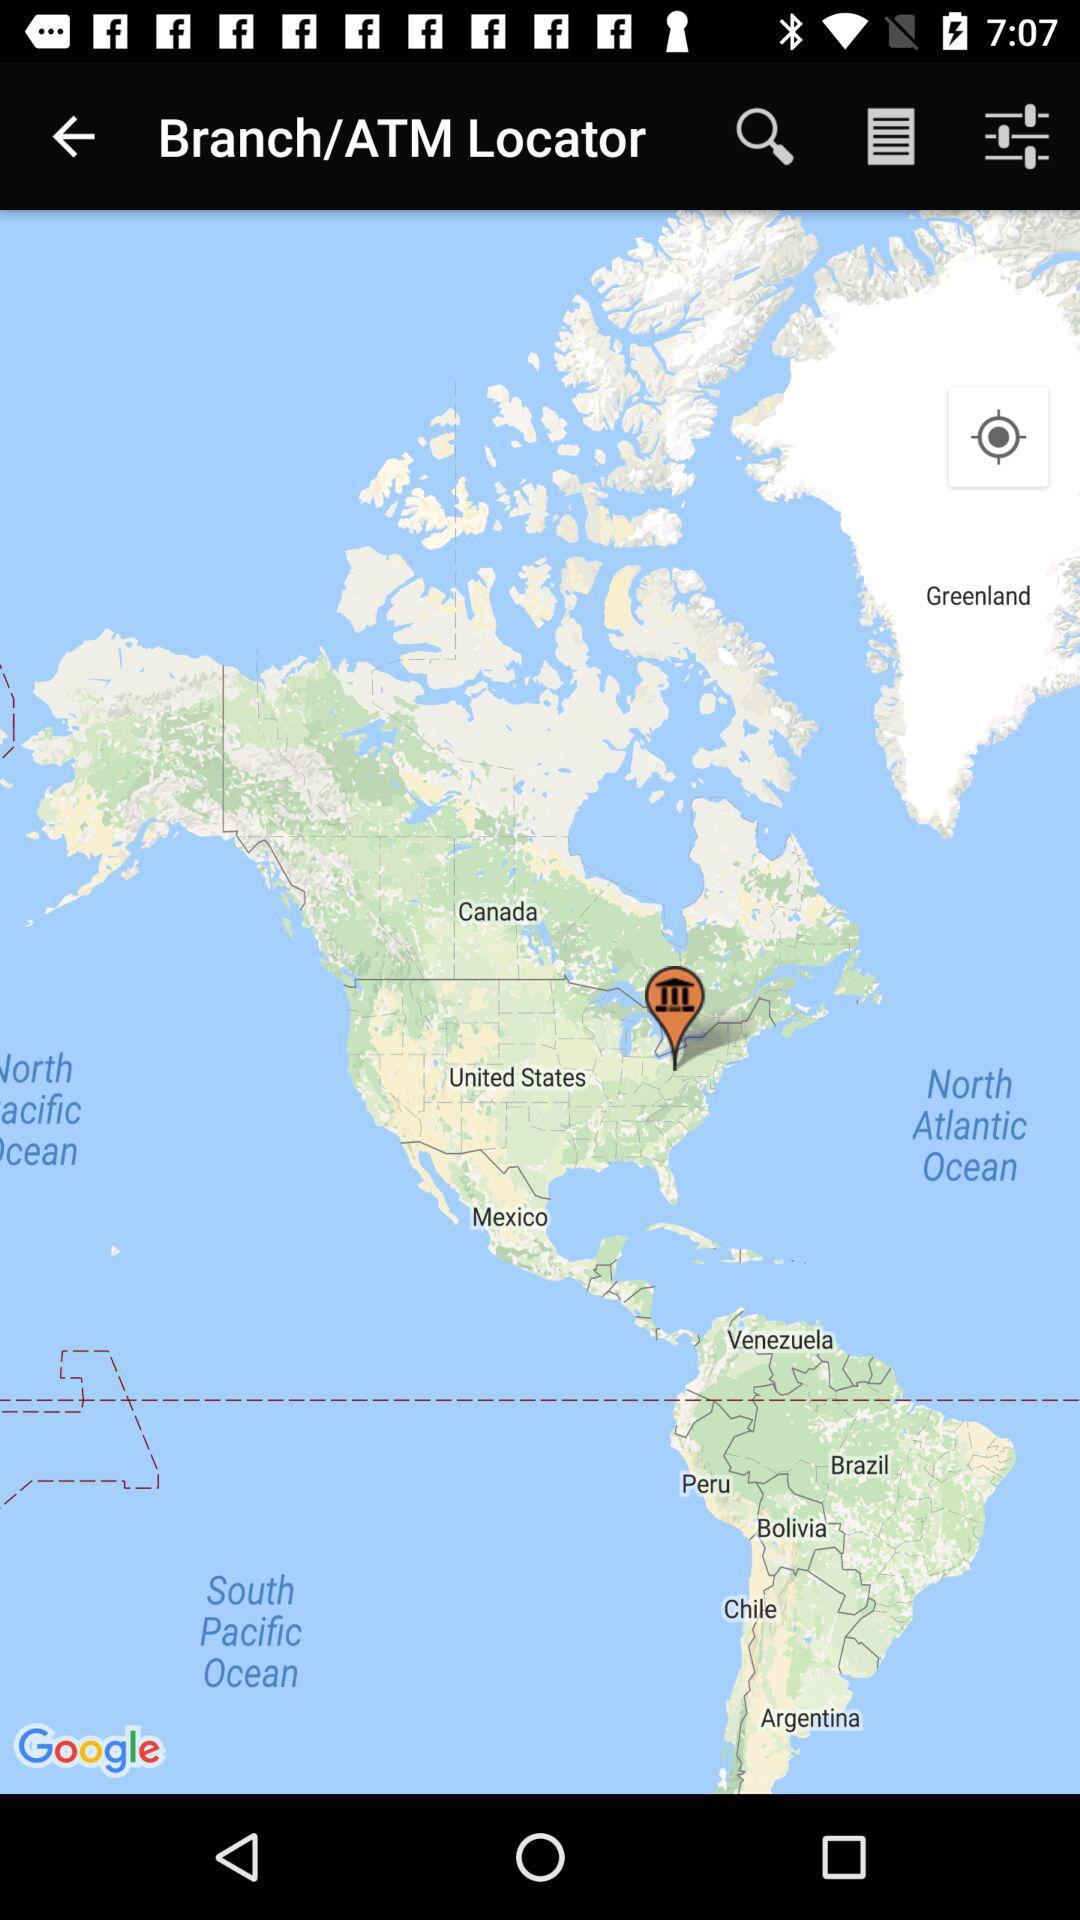  I want to click on the location_crosshair icon, so click(998, 437).